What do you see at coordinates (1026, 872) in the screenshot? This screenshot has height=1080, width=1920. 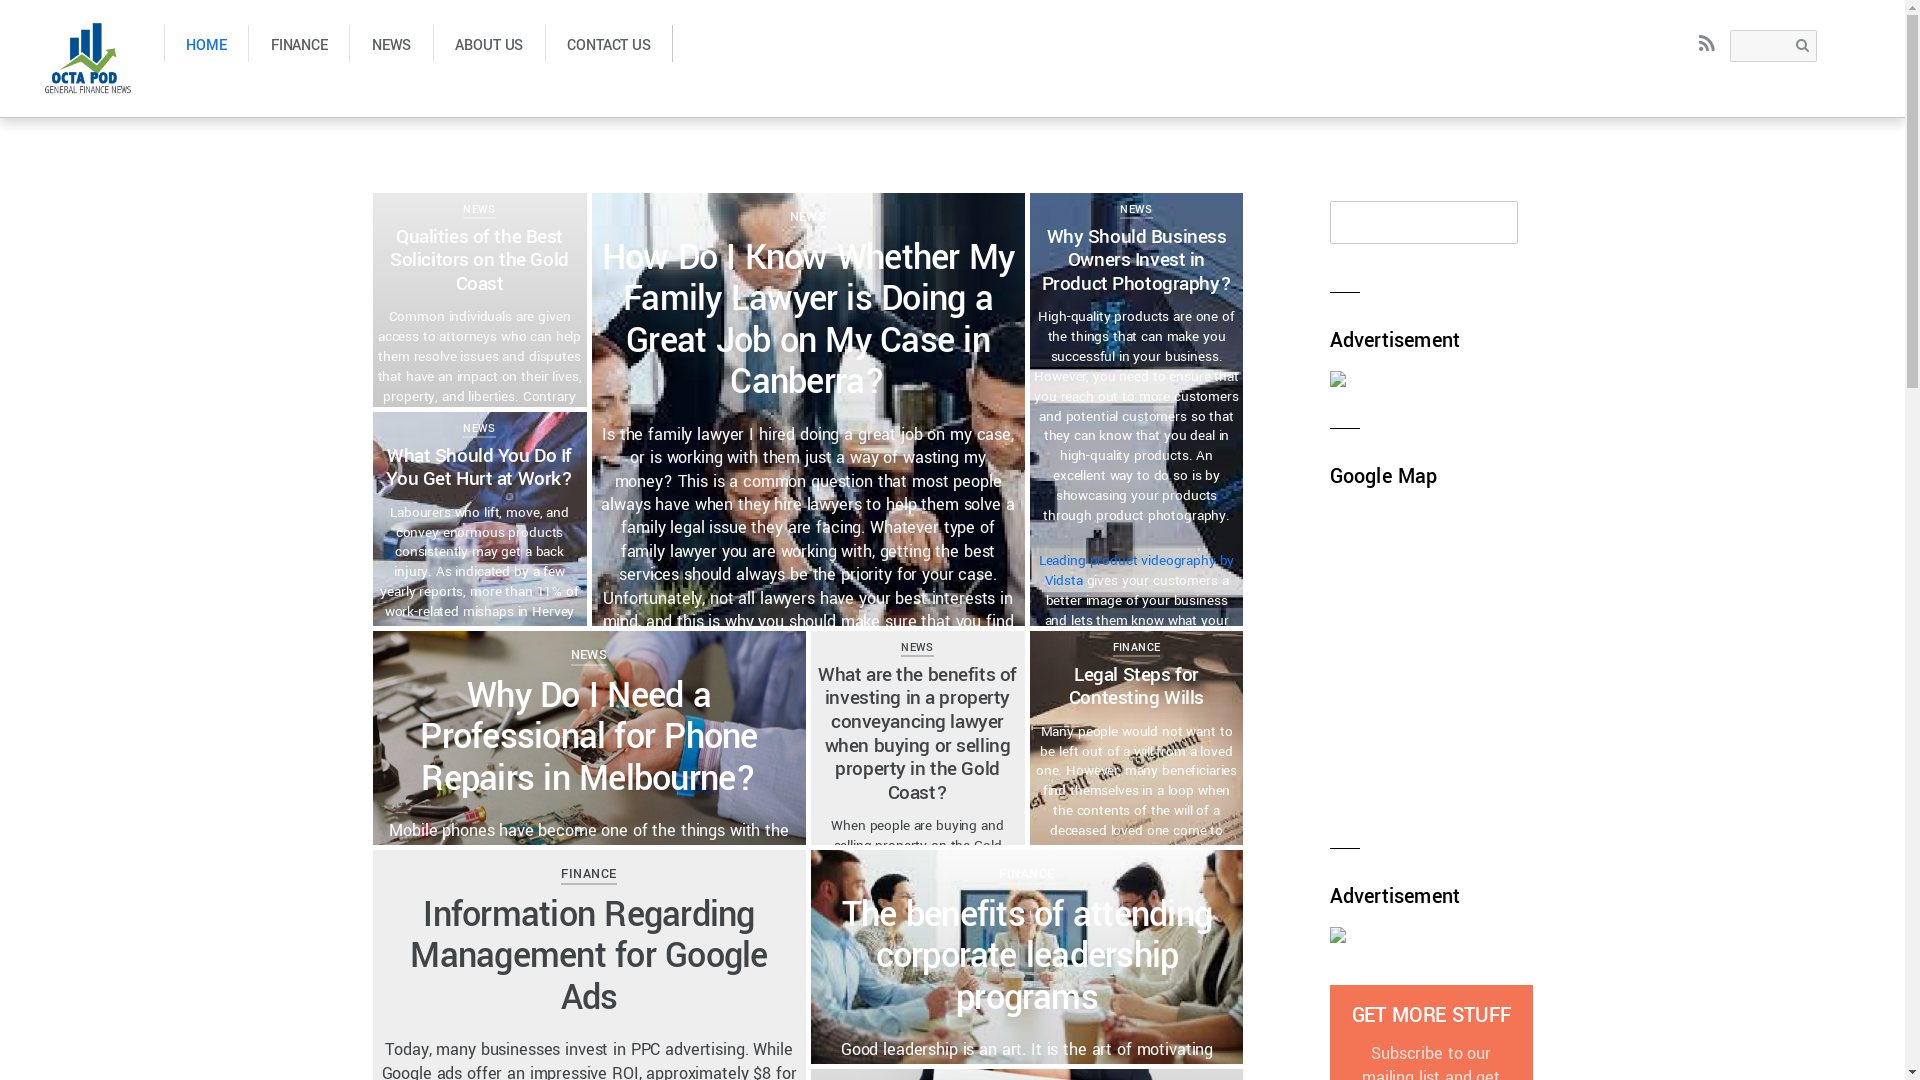 I see `'FINANCE'` at bounding box center [1026, 872].